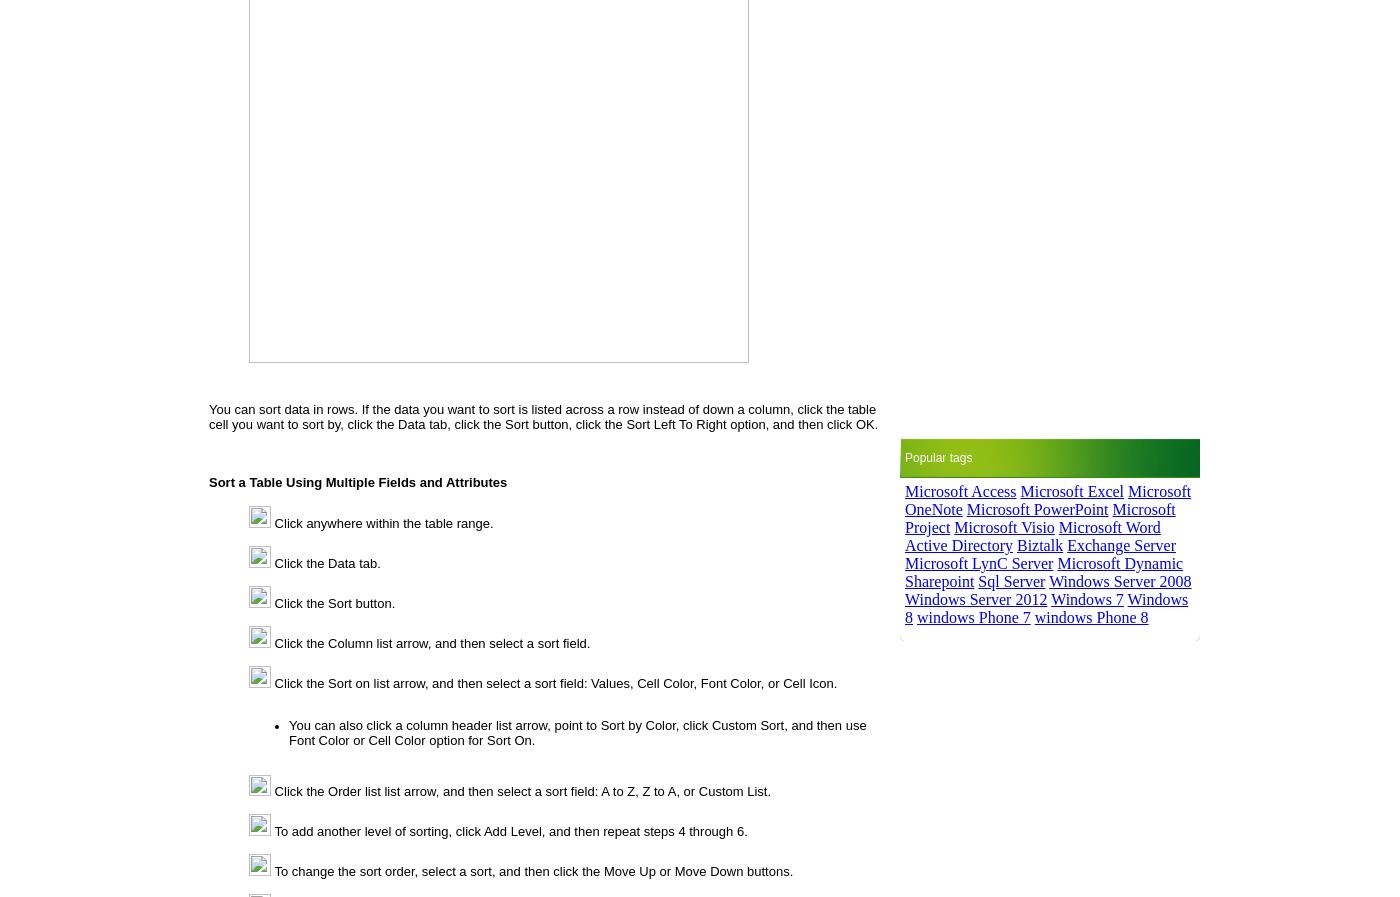 Image resolution: width=1400 pixels, height=897 pixels. I want to click on 'option for Sort On.', so click(480, 739).